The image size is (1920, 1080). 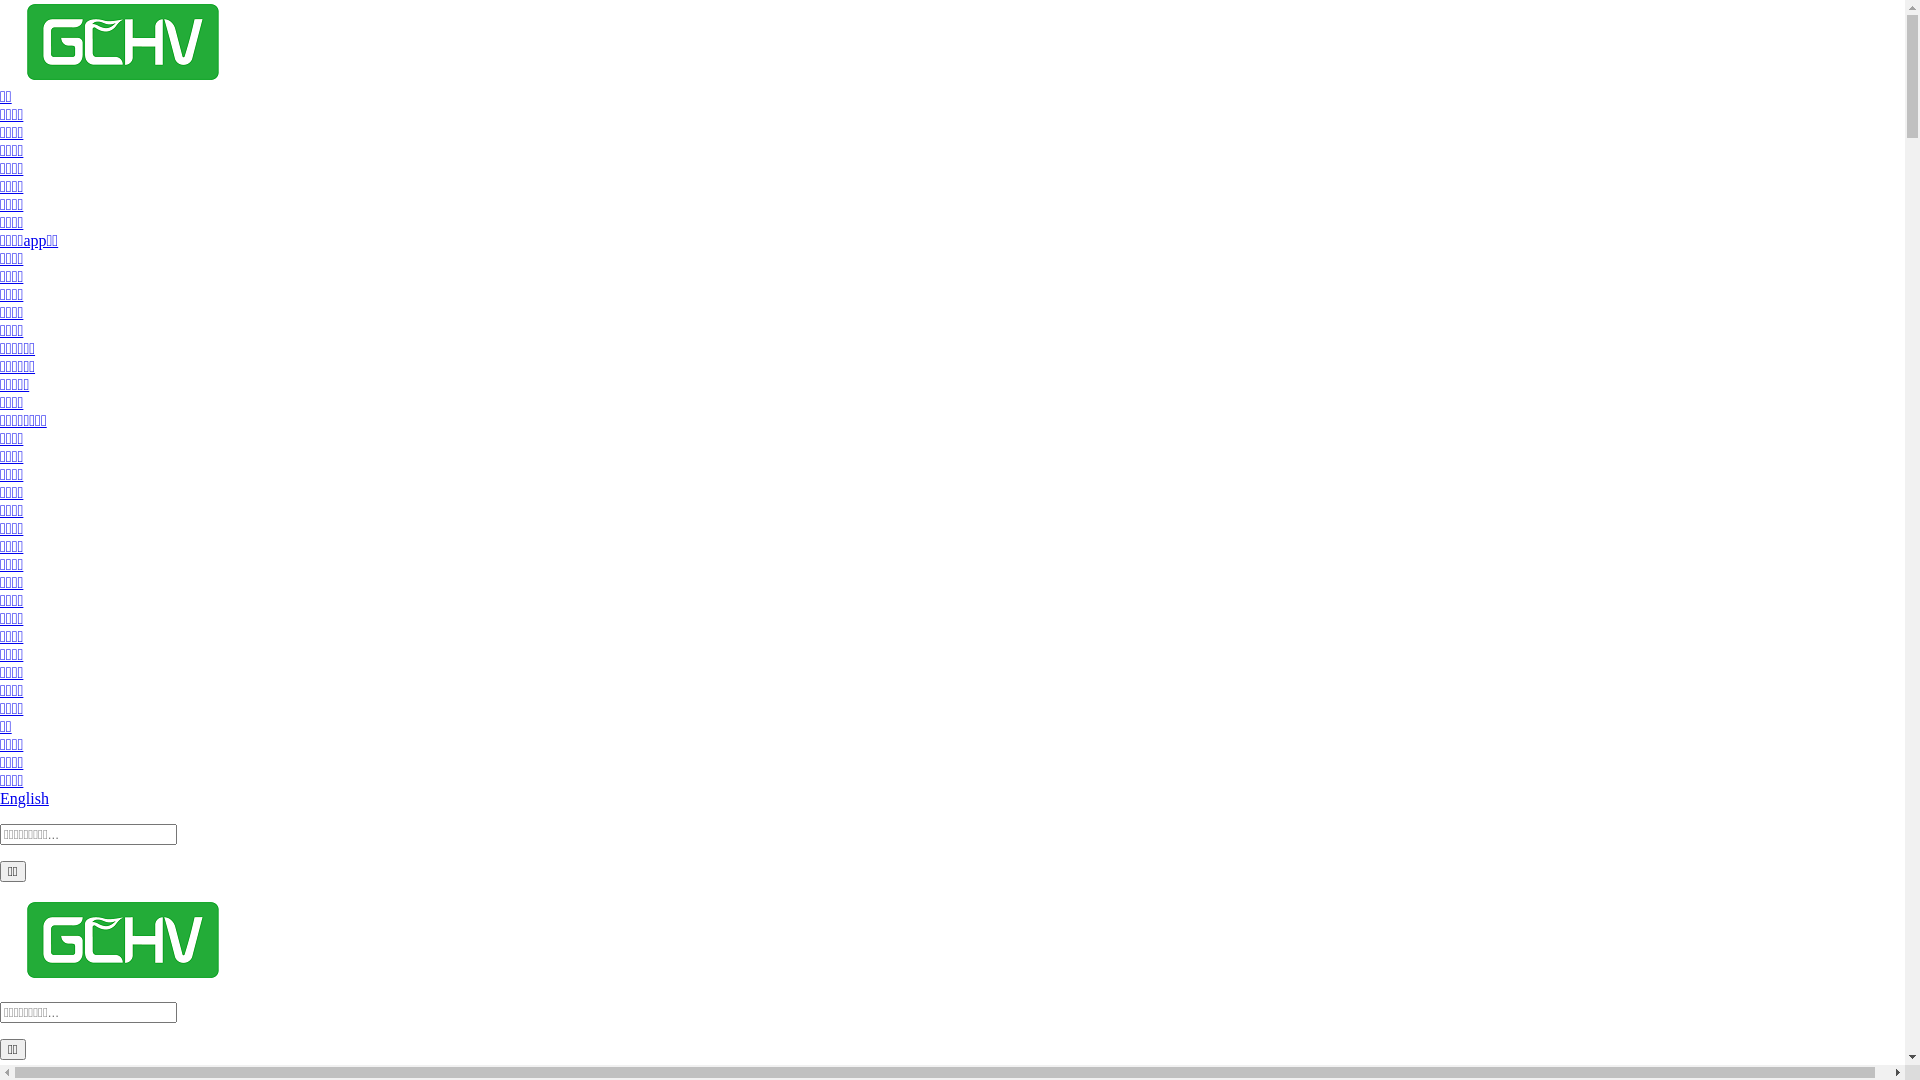 What do you see at coordinates (24, 797) in the screenshot?
I see `'English'` at bounding box center [24, 797].